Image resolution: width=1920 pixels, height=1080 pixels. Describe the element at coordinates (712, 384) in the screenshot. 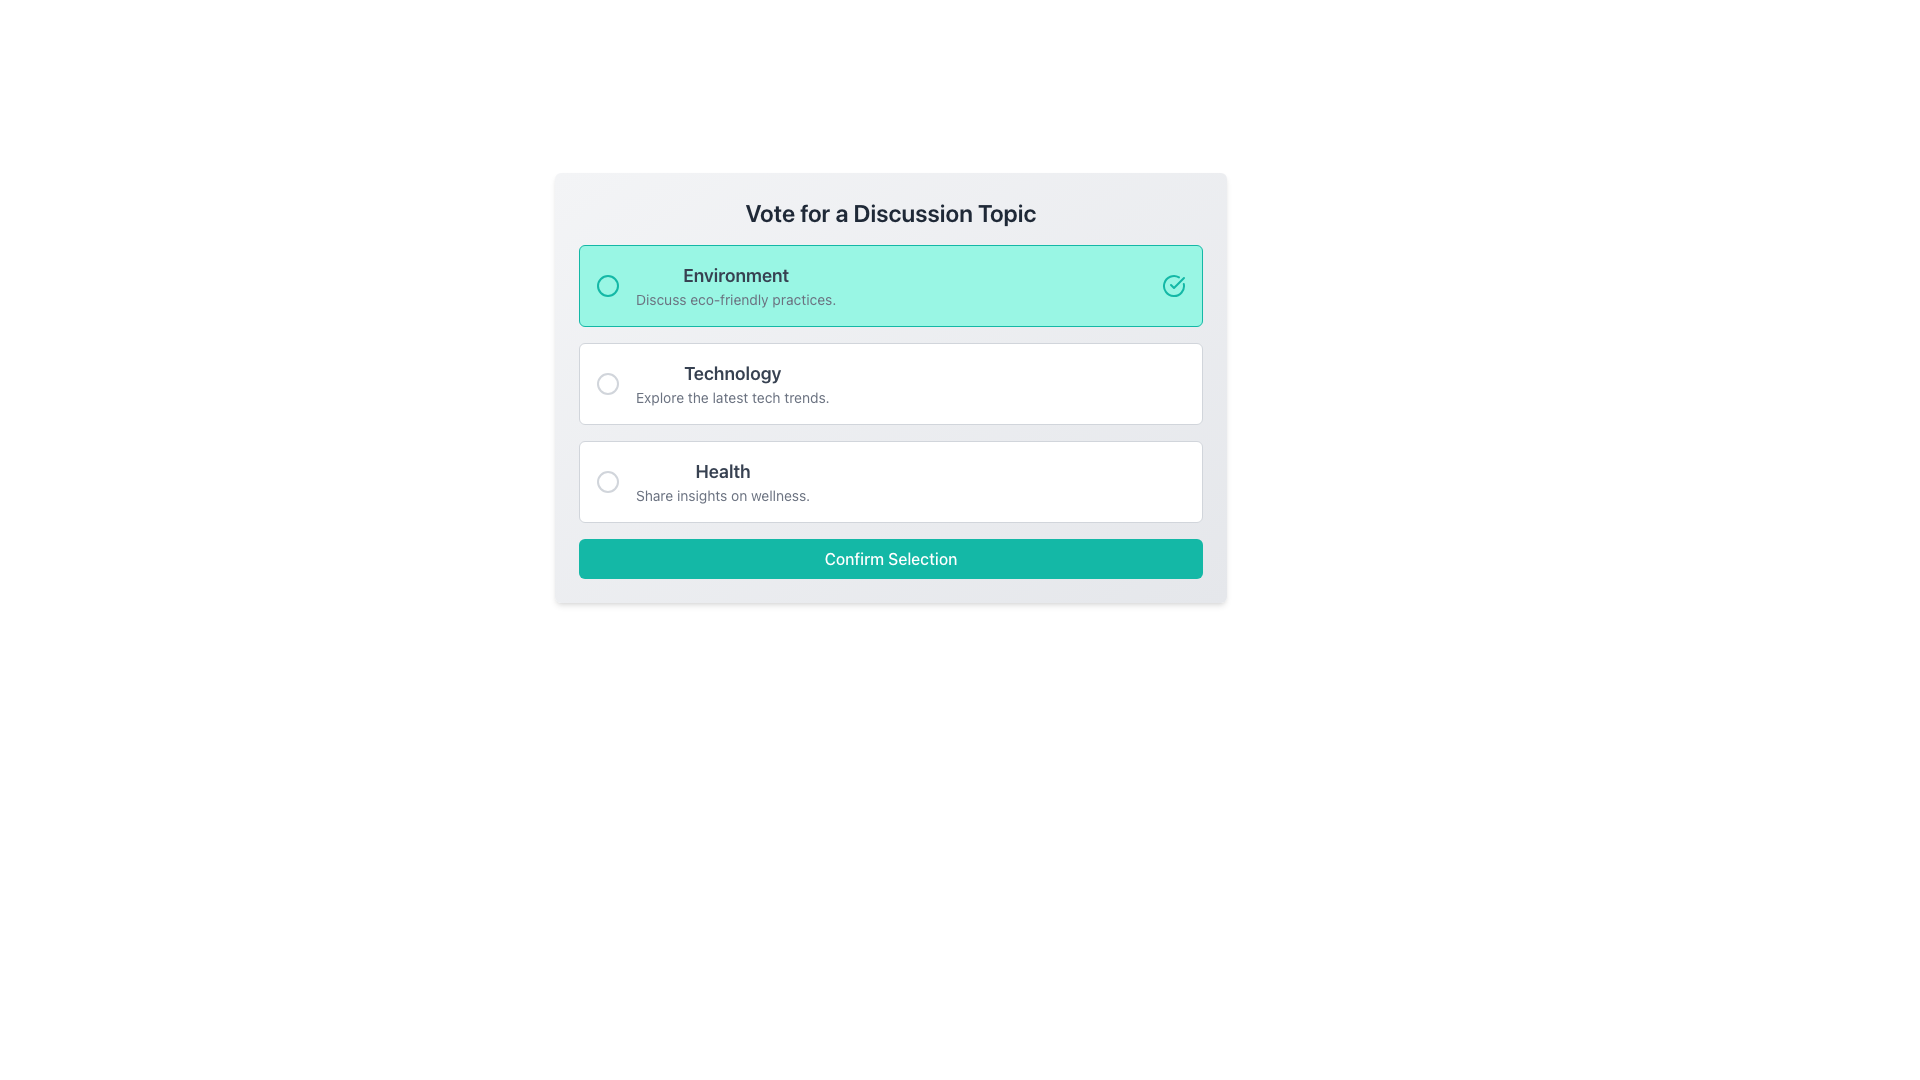

I see `text of the second list item labeled 'Technology' which is positioned below 'Environment' and above 'Health'` at that location.